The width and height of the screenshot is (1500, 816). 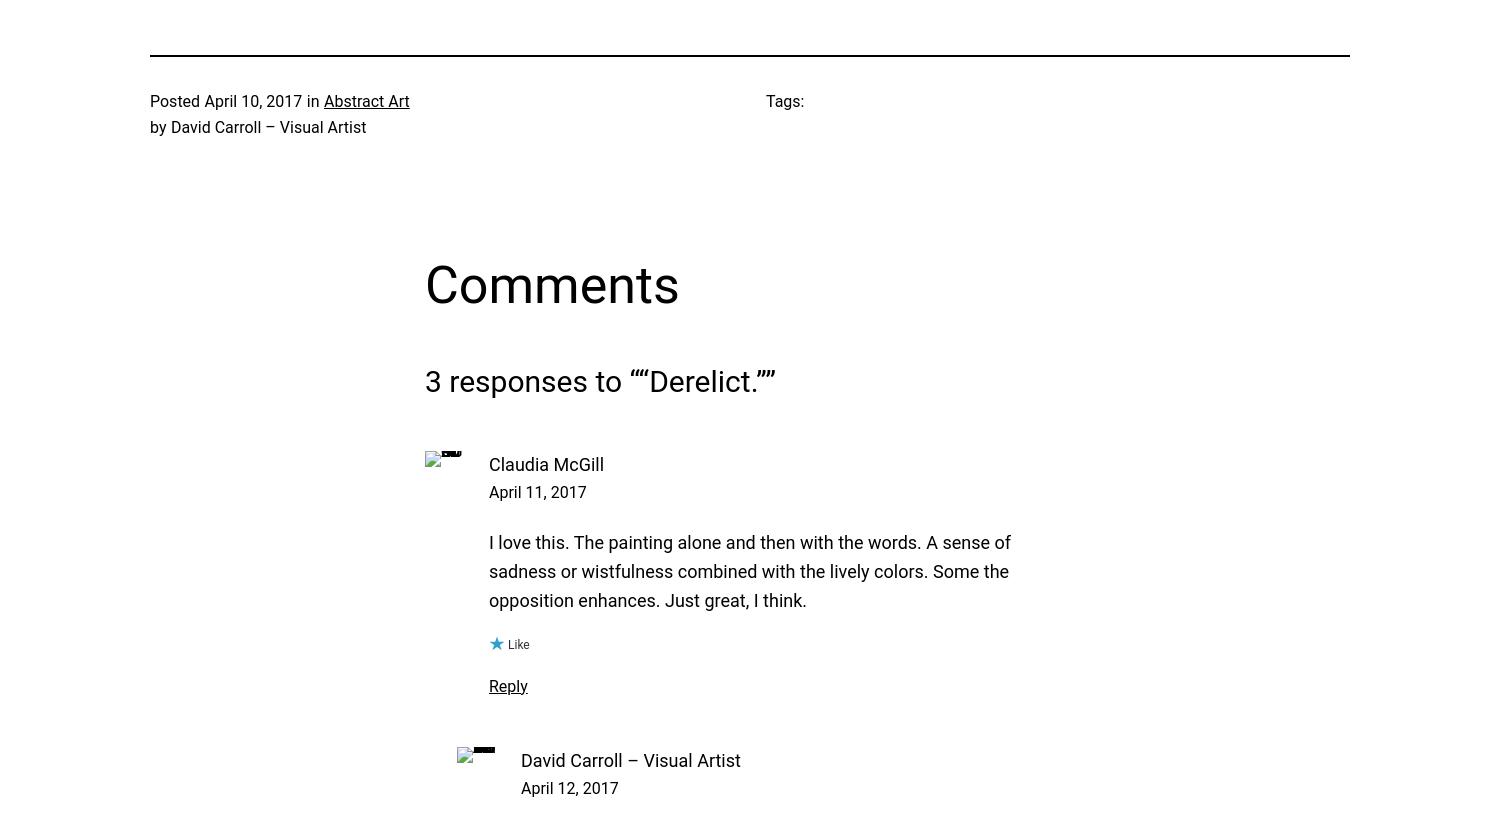 What do you see at coordinates (306, 99) in the screenshot?
I see `'in'` at bounding box center [306, 99].